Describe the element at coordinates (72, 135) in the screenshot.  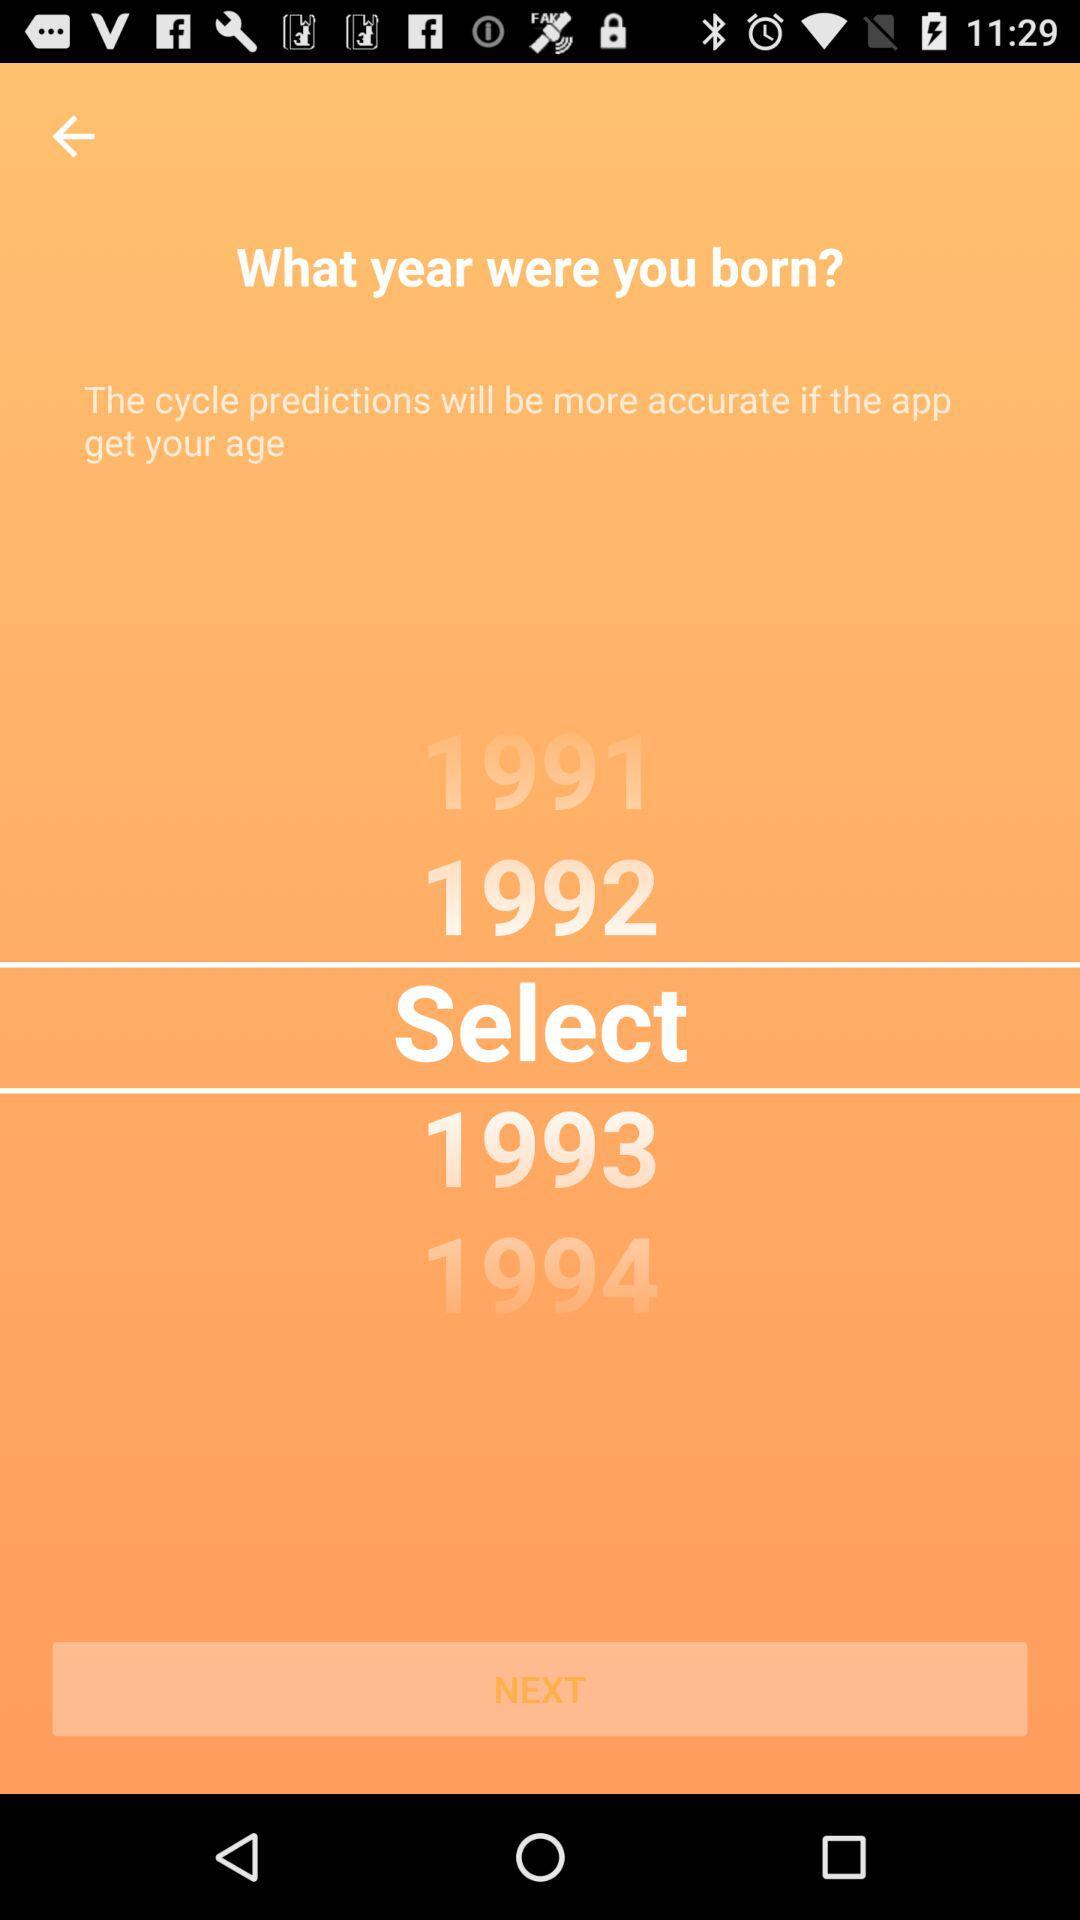
I see `icon above what year were item` at that location.